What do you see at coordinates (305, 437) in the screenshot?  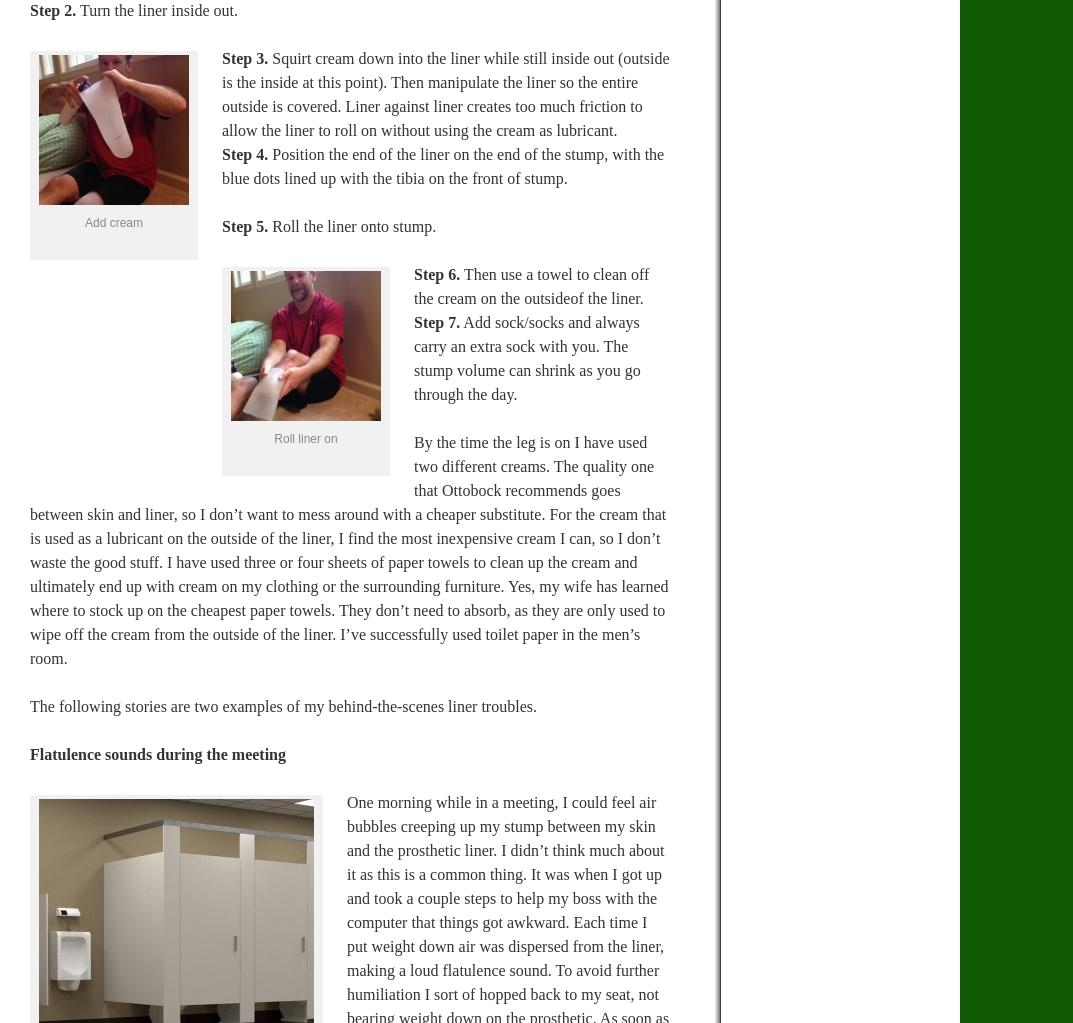 I see `'Roll liner on'` at bounding box center [305, 437].